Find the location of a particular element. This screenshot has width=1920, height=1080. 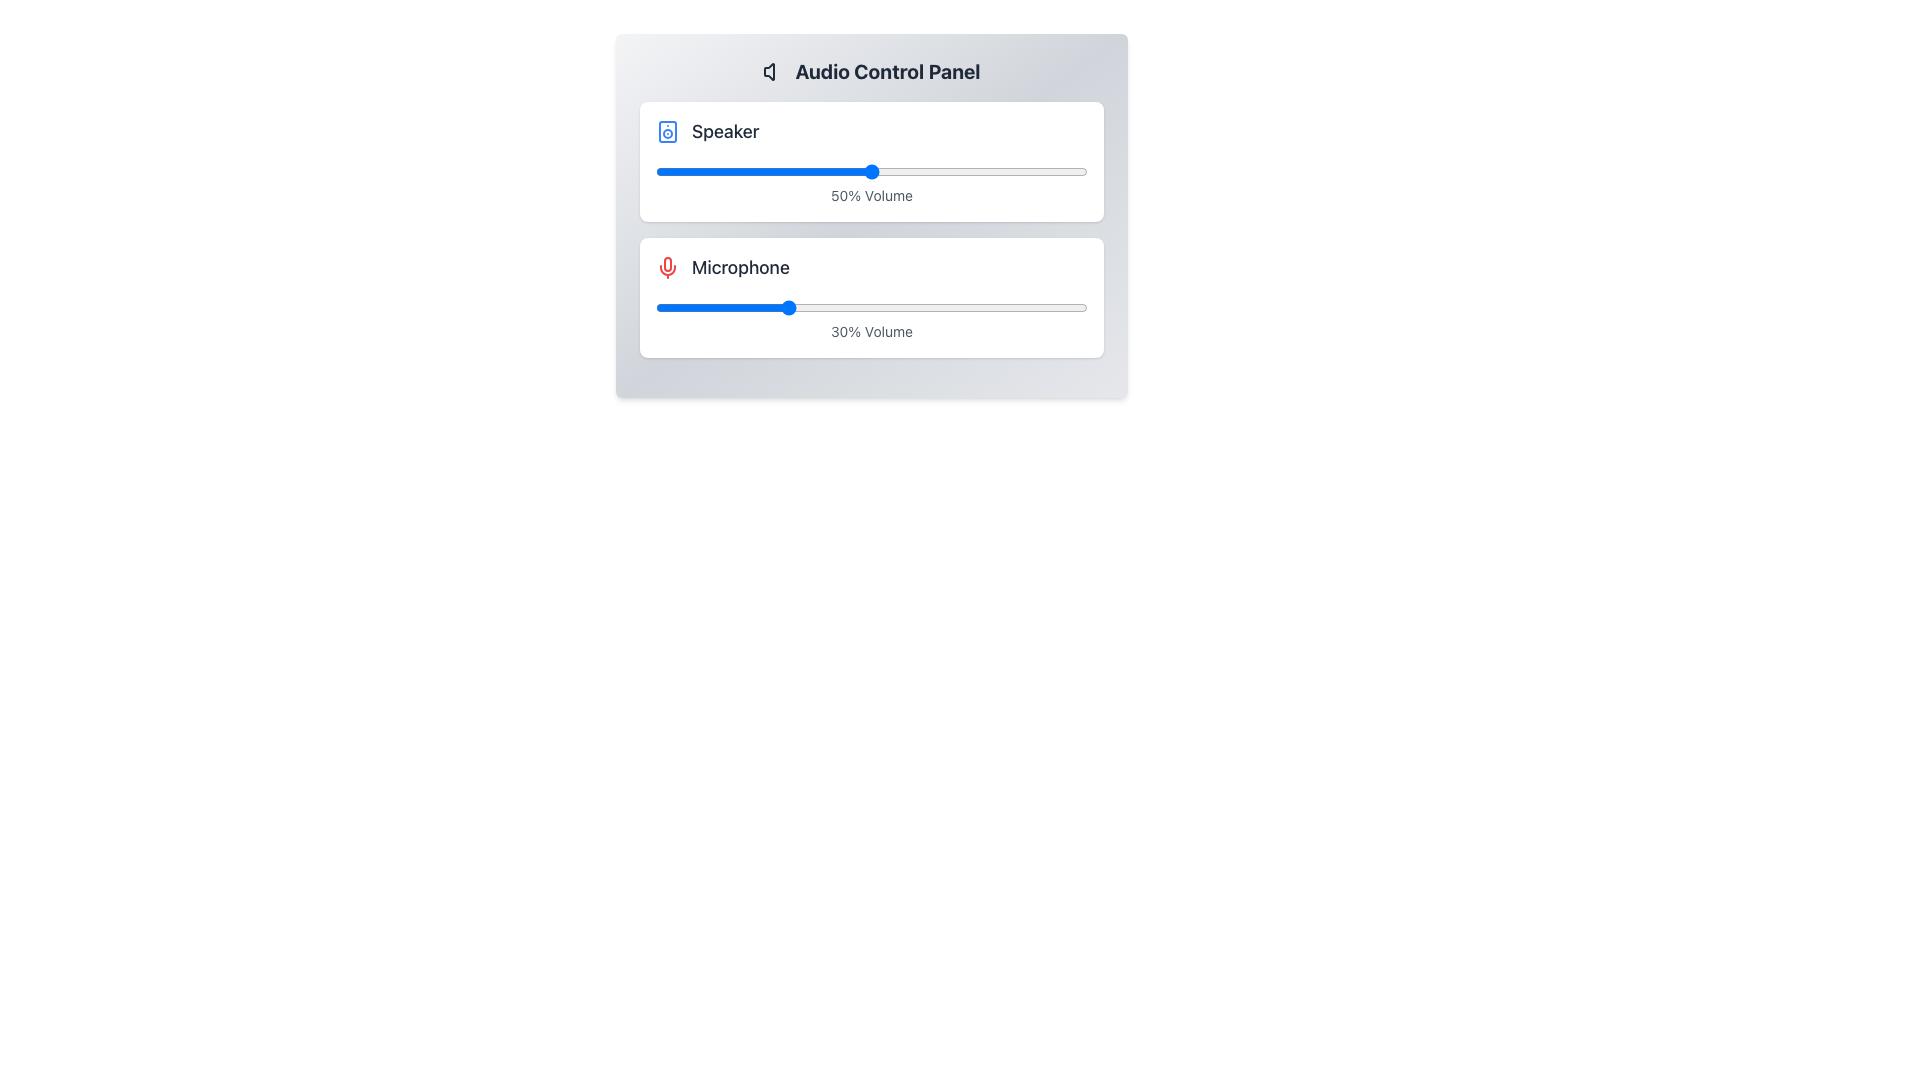

the microphone volume is located at coordinates (699, 308).